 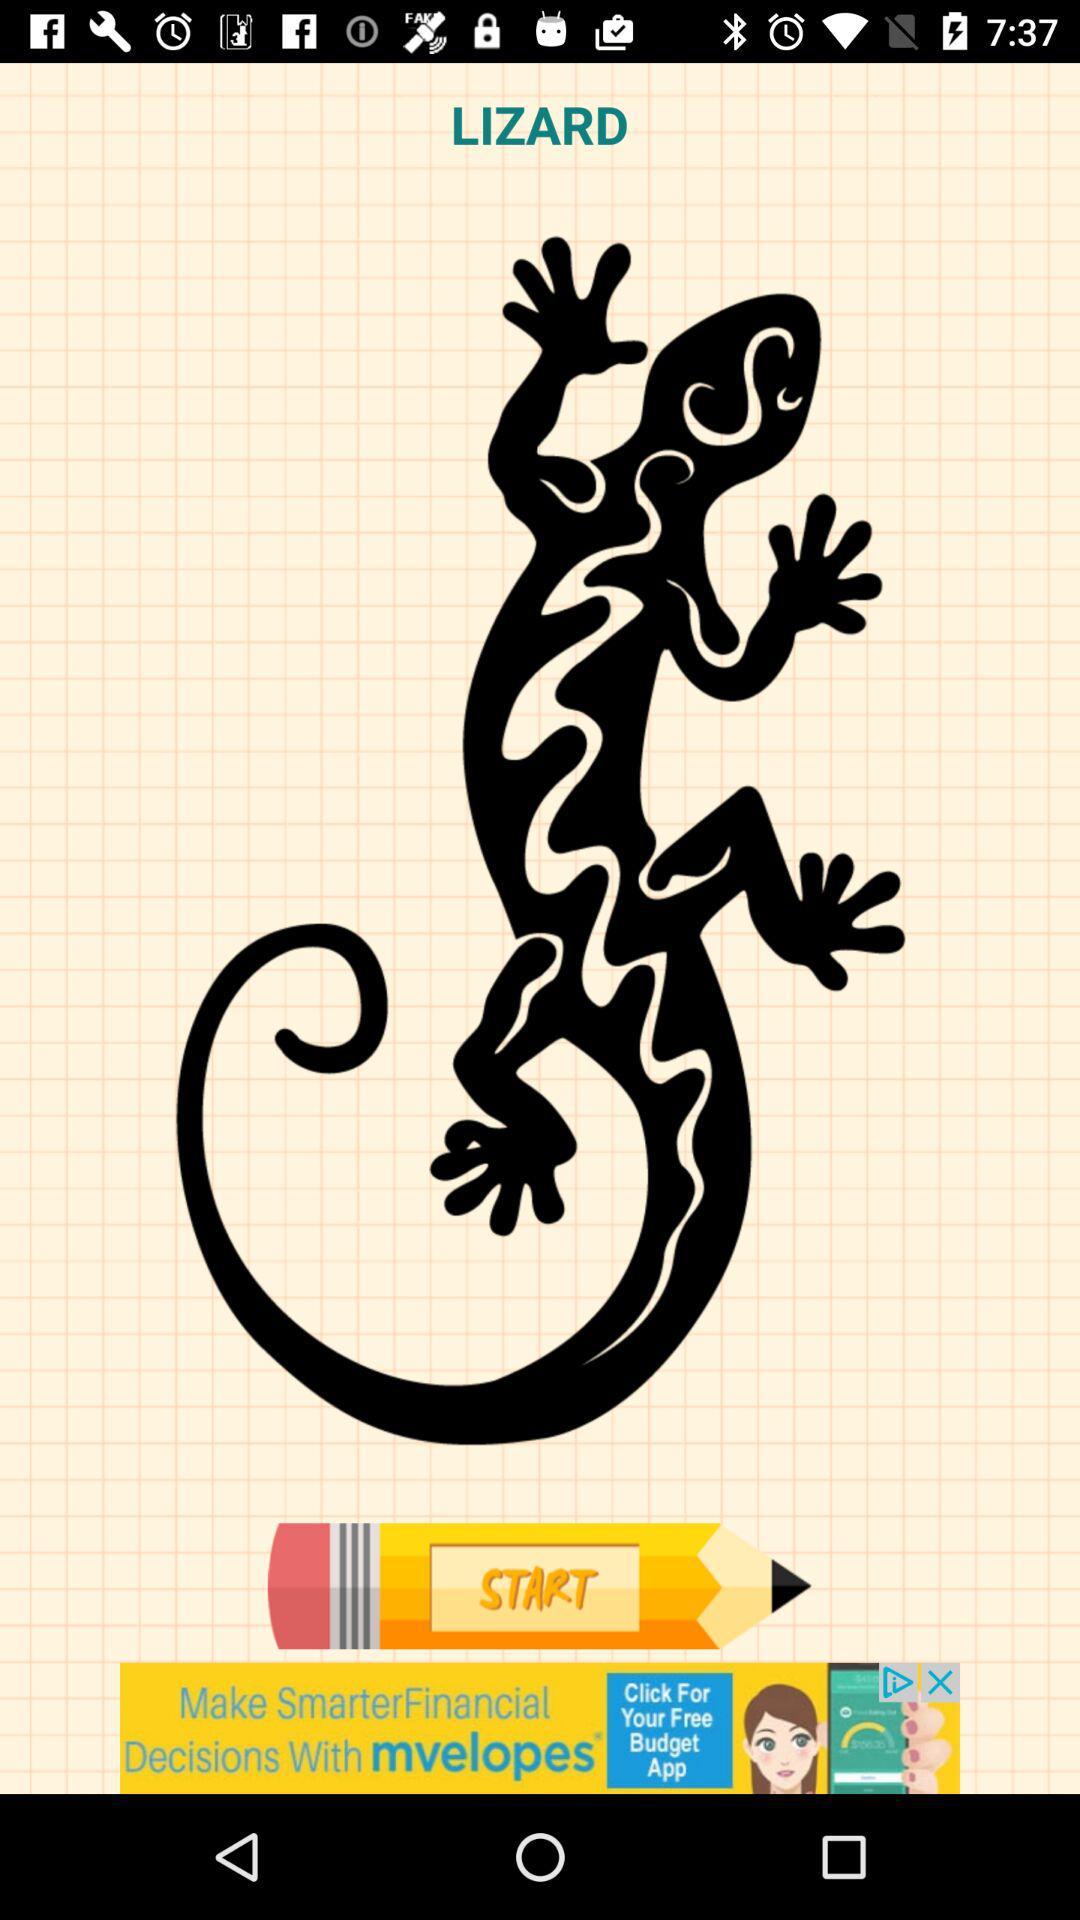 What do you see at coordinates (538, 1585) in the screenshot?
I see `start` at bounding box center [538, 1585].